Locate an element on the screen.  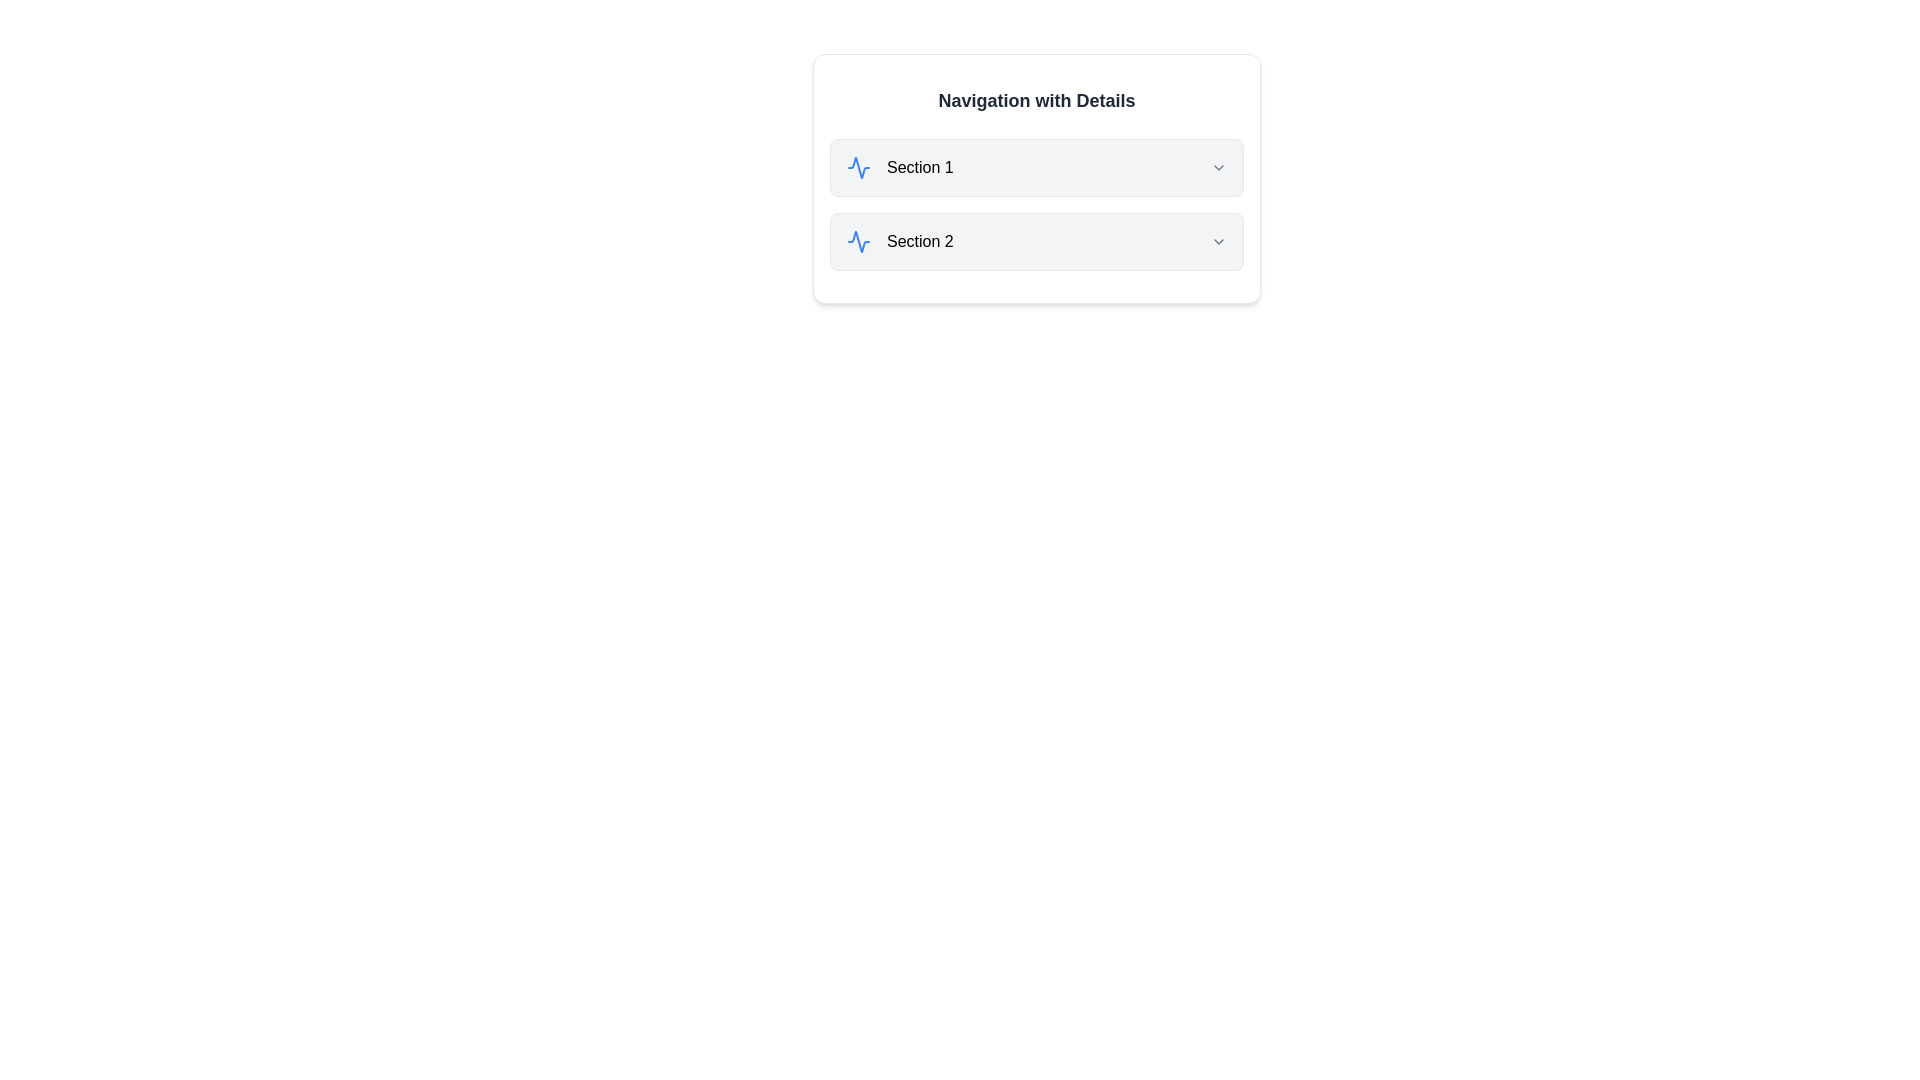
the downward-pointing chevron icon on the rightmost side of 'Section 1' is located at coordinates (1218, 167).